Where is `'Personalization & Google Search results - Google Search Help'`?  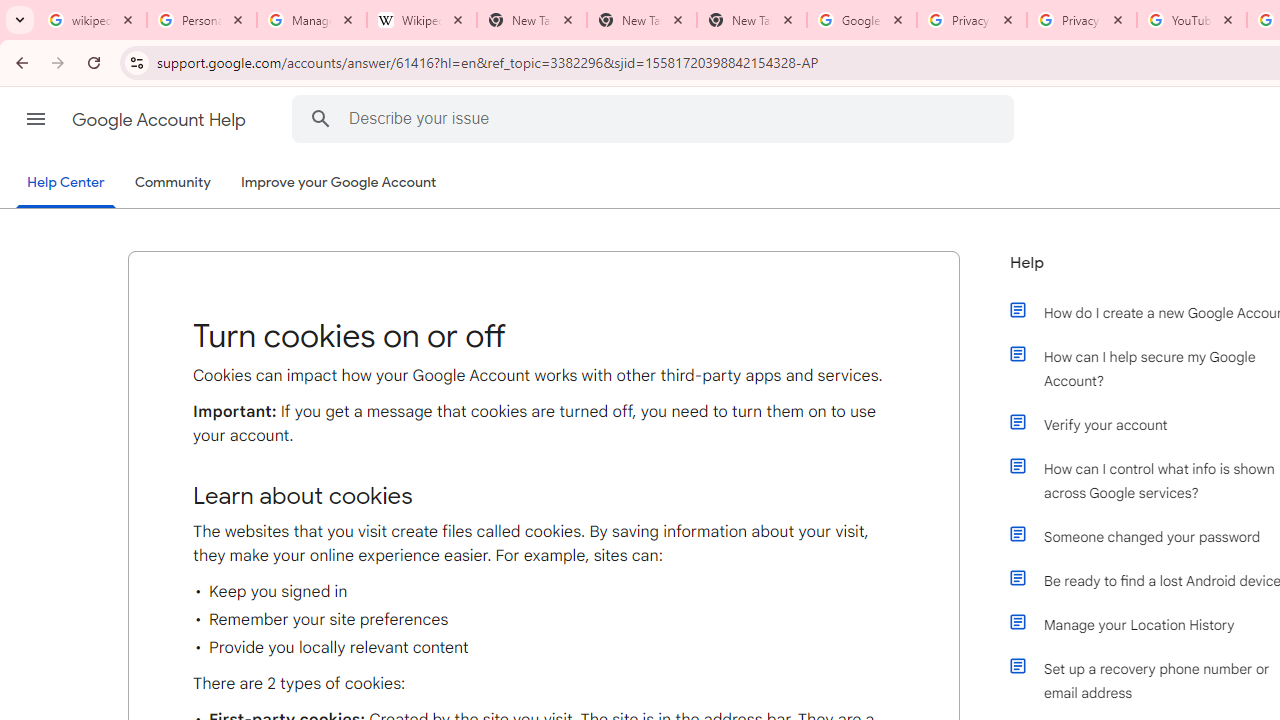 'Personalization & Google Search results - Google Search Help' is located at coordinates (202, 20).